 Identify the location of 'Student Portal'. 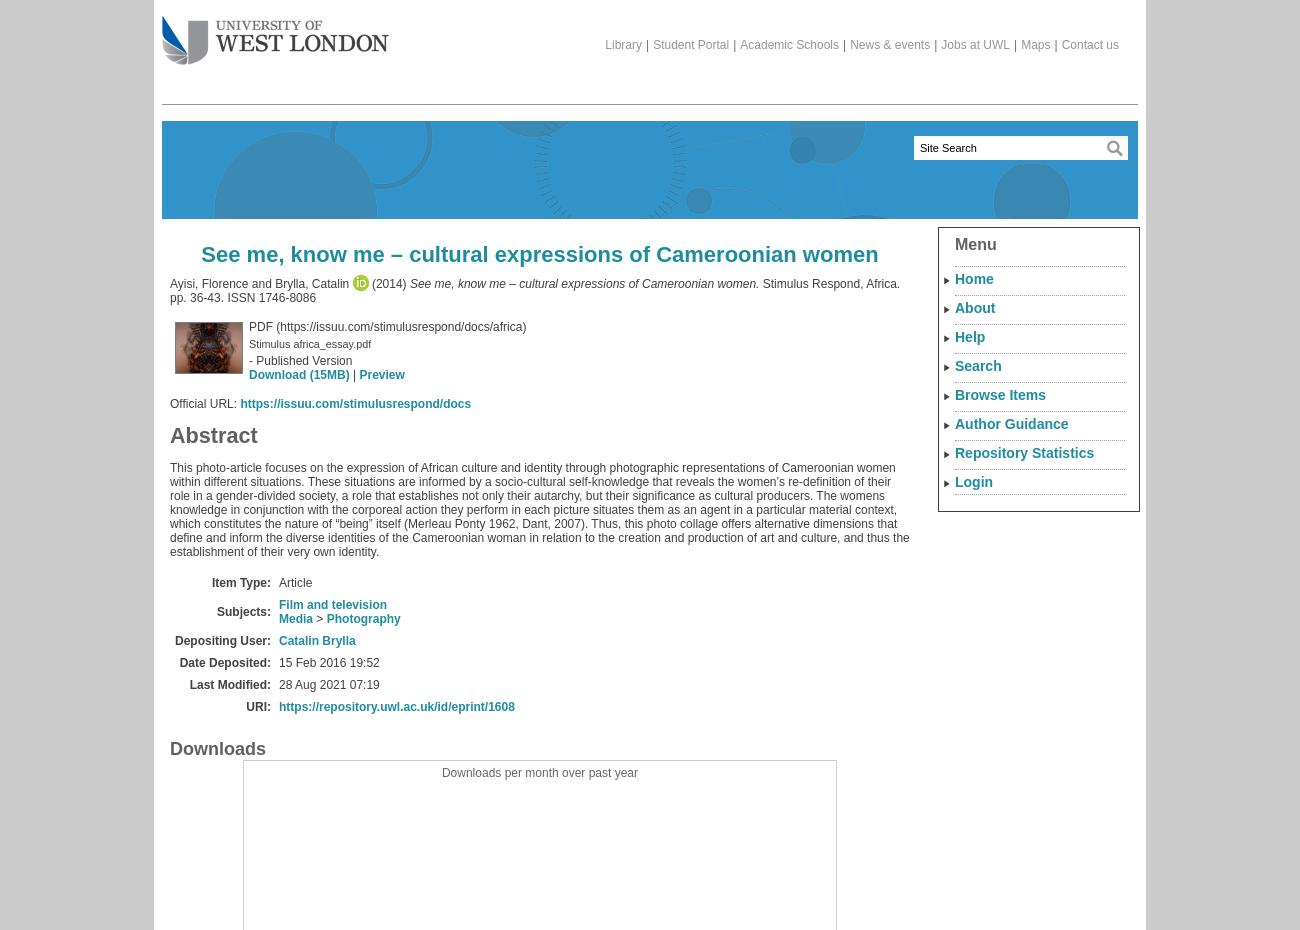
(689, 44).